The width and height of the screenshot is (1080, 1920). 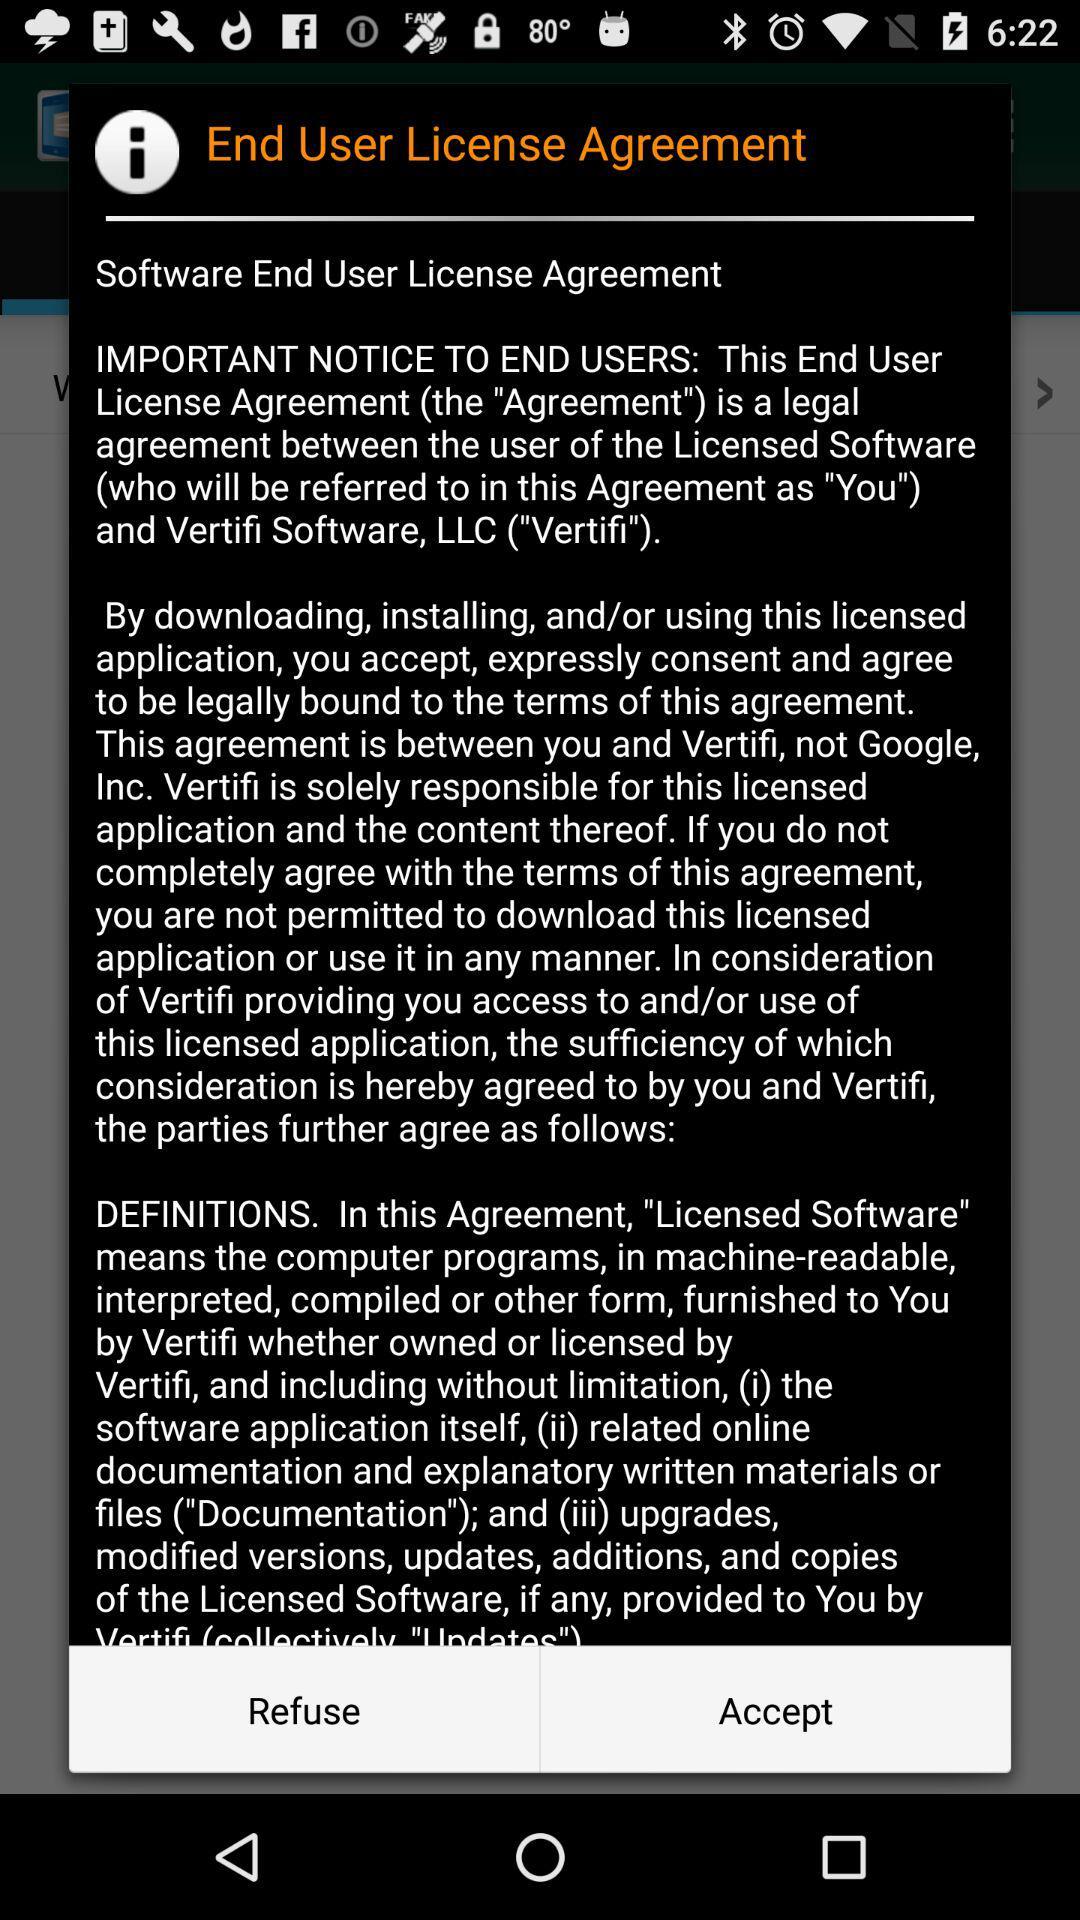 What do you see at coordinates (774, 1708) in the screenshot?
I see `icon at the bottom right corner` at bounding box center [774, 1708].